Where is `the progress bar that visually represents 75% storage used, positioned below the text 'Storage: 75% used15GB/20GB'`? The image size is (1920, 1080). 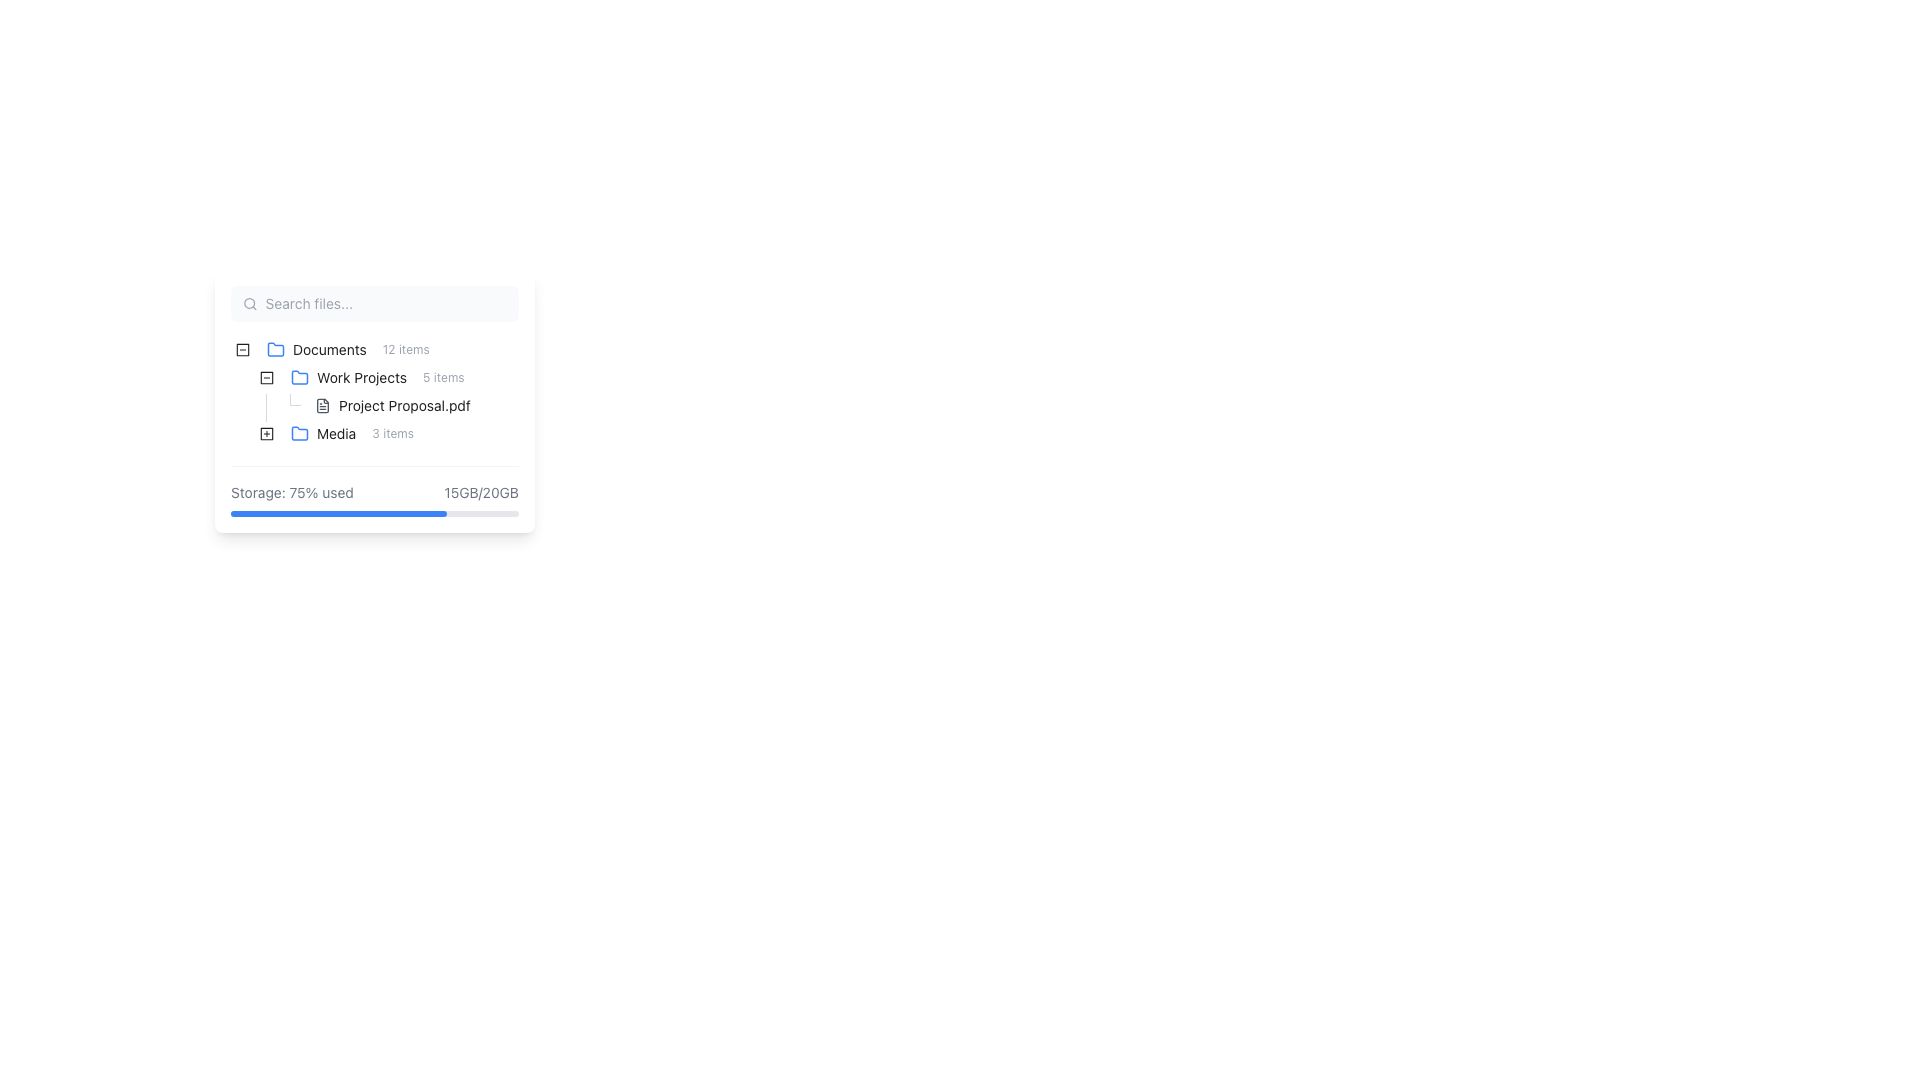 the progress bar that visually represents 75% storage used, positioned below the text 'Storage: 75% used15GB/20GB' is located at coordinates (374, 512).